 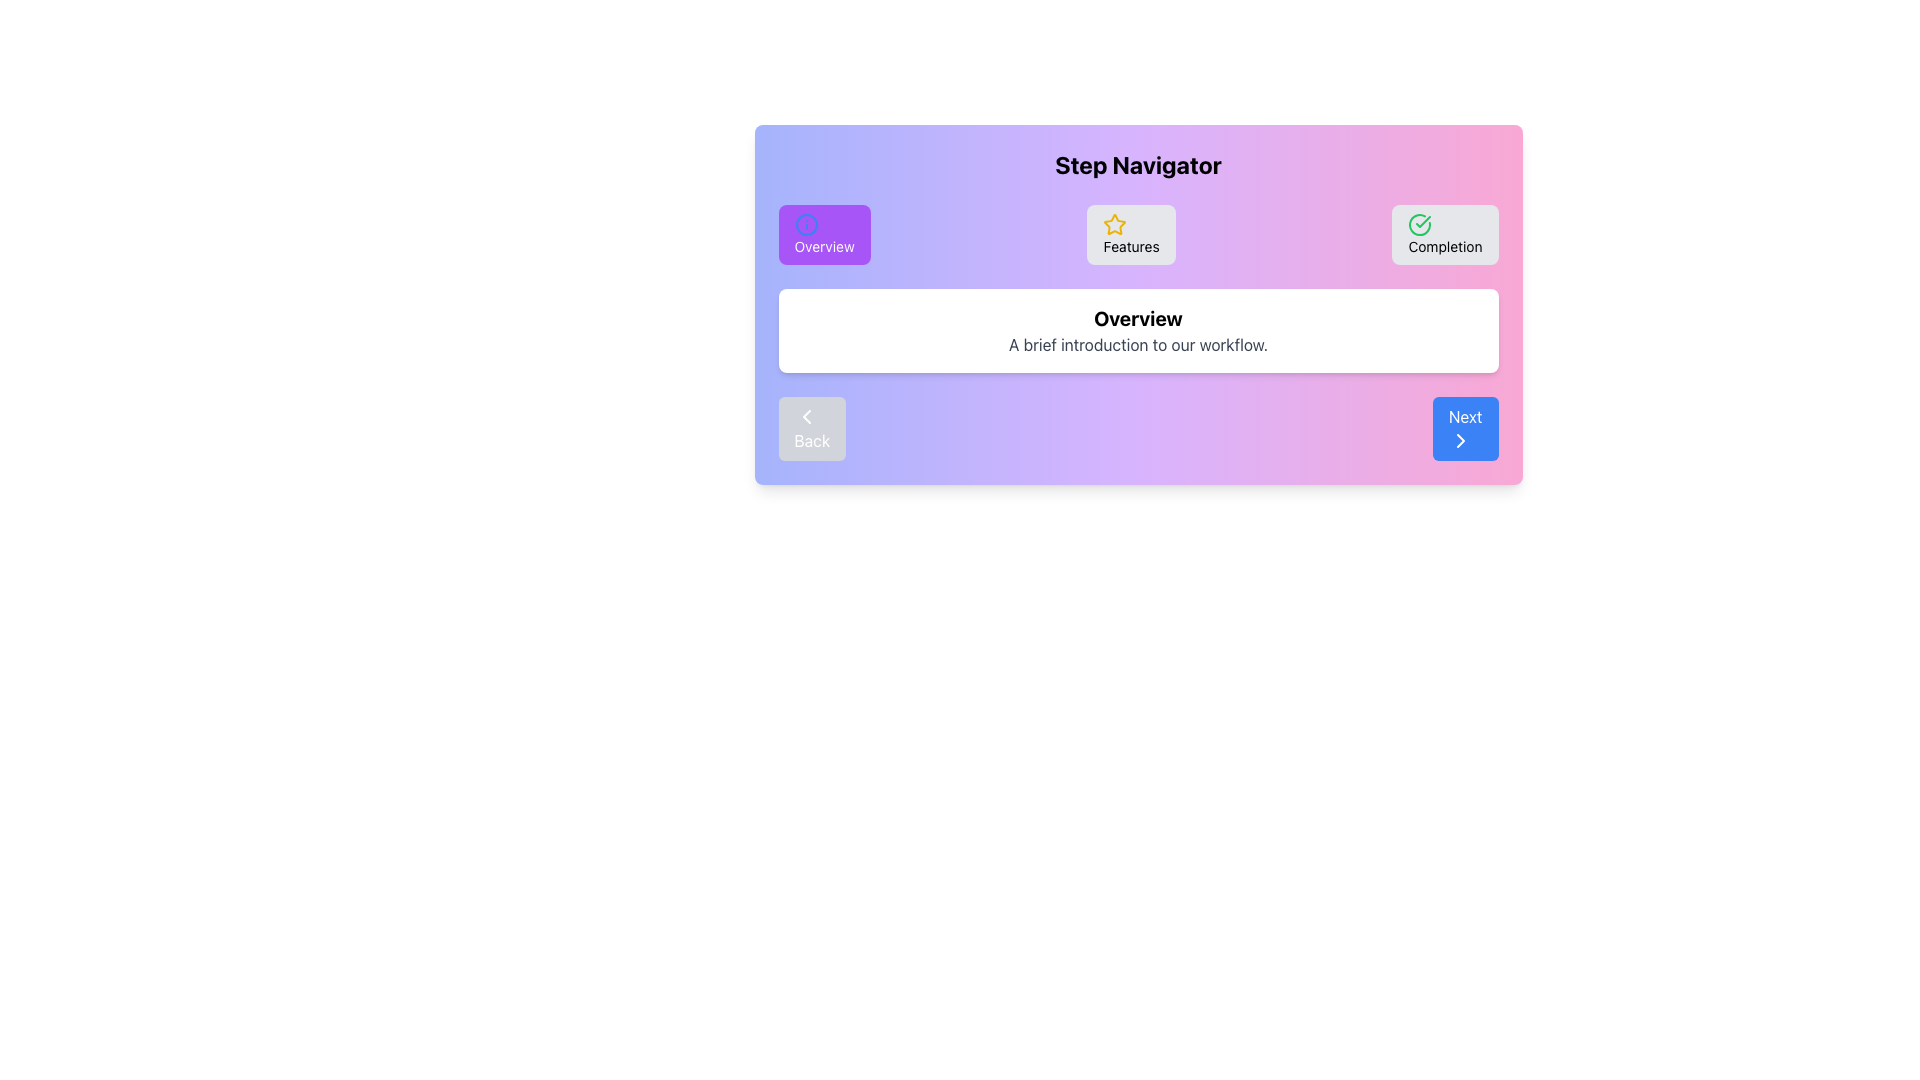 I want to click on the 'Features' icon located centrally in the 'Step Navigator' section of the navigation bar, so click(x=1114, y=224).